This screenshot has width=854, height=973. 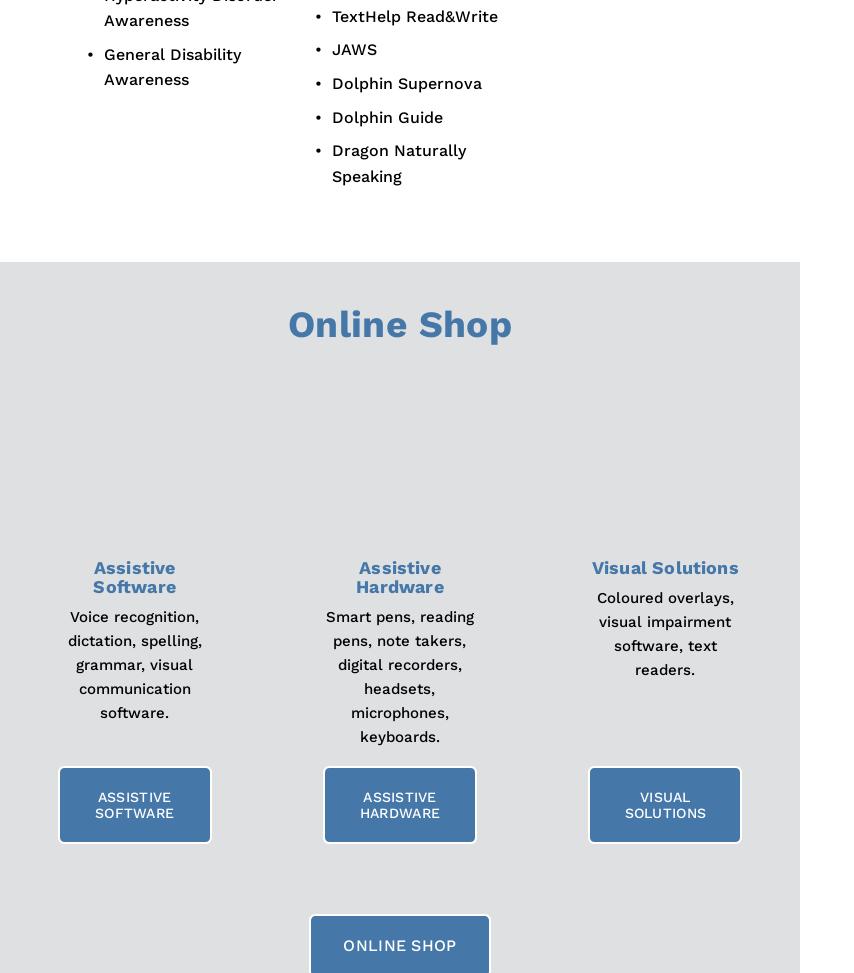 What do you see at coordinates (353, 49) in the screenshot?
I see `'JAWS'` at bounding box center [353, 49].